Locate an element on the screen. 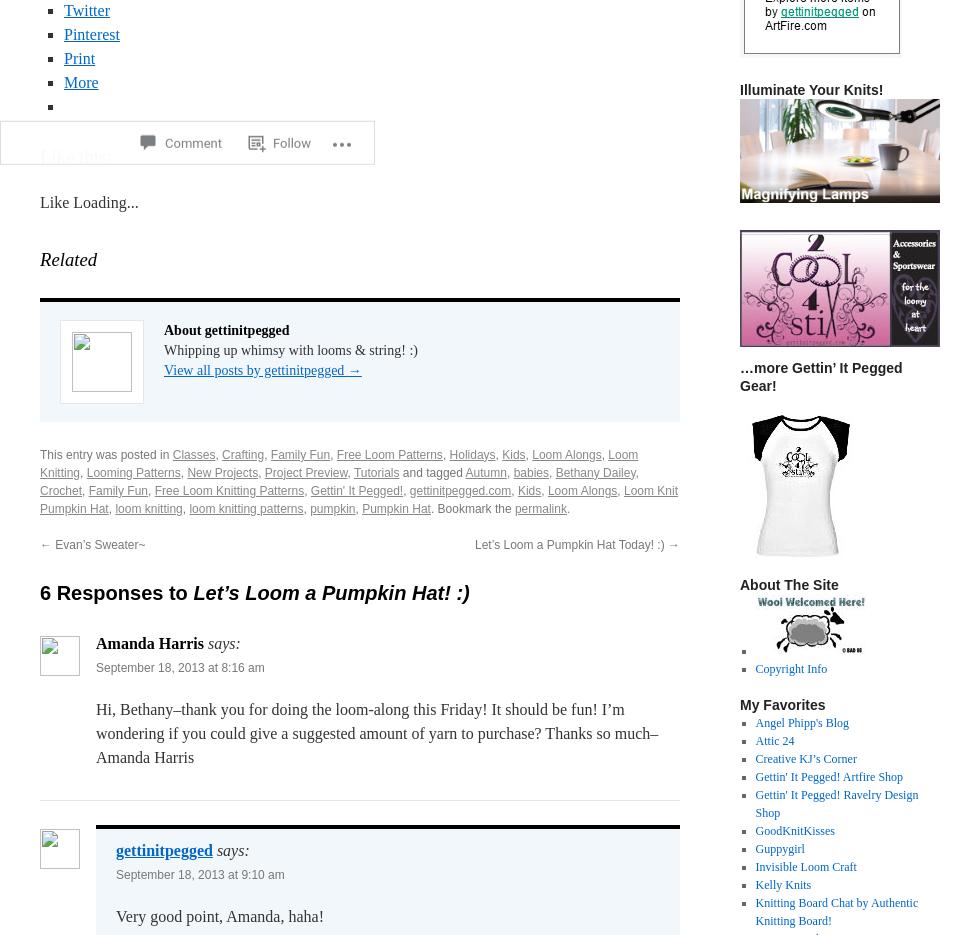 This screenshot has height=935, width=980. 'Free Loom Knitting Patterns' is located at coordinates (229, 490).